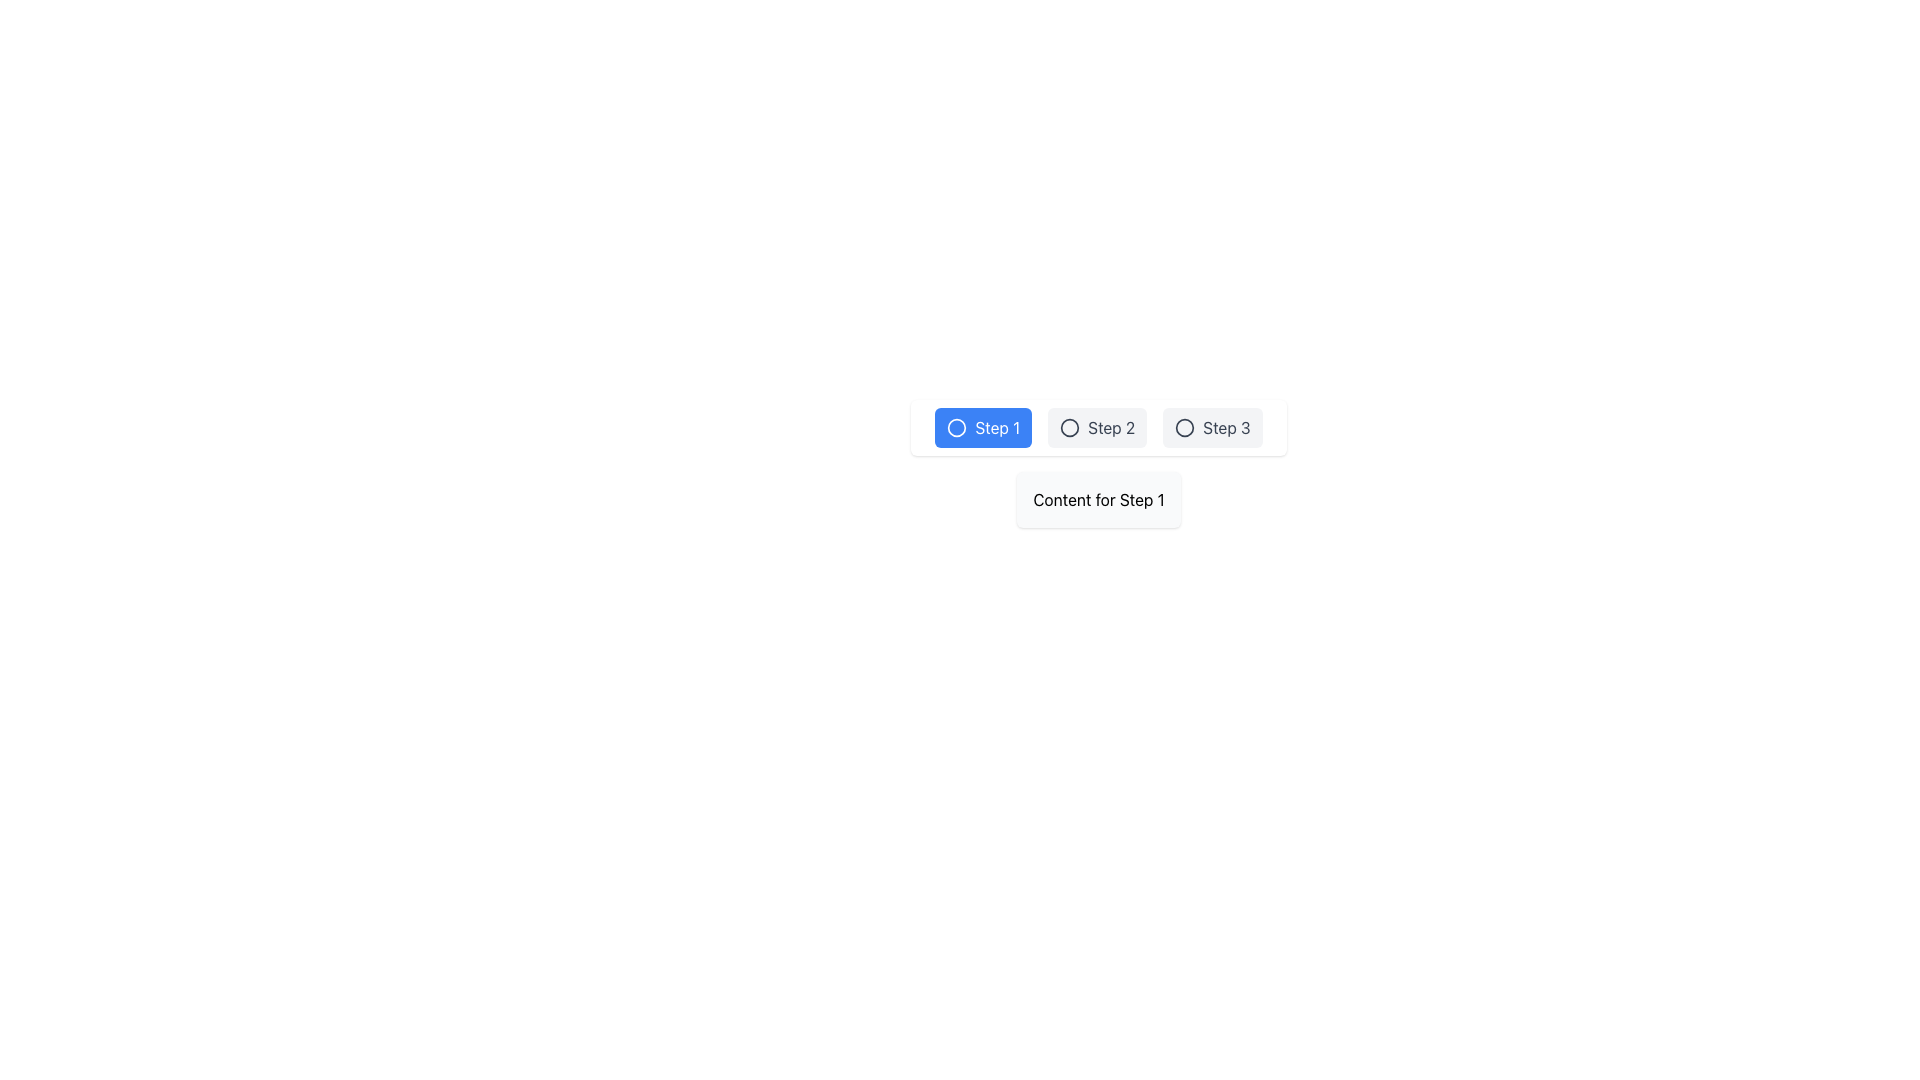 This screenshot has width=1920, height=1080. Describe the element at coordinates (956, 427) in the screenshot. I see `the circular icon (SVG Circle) located directly to the left of the 'Step 1' button` at that location.